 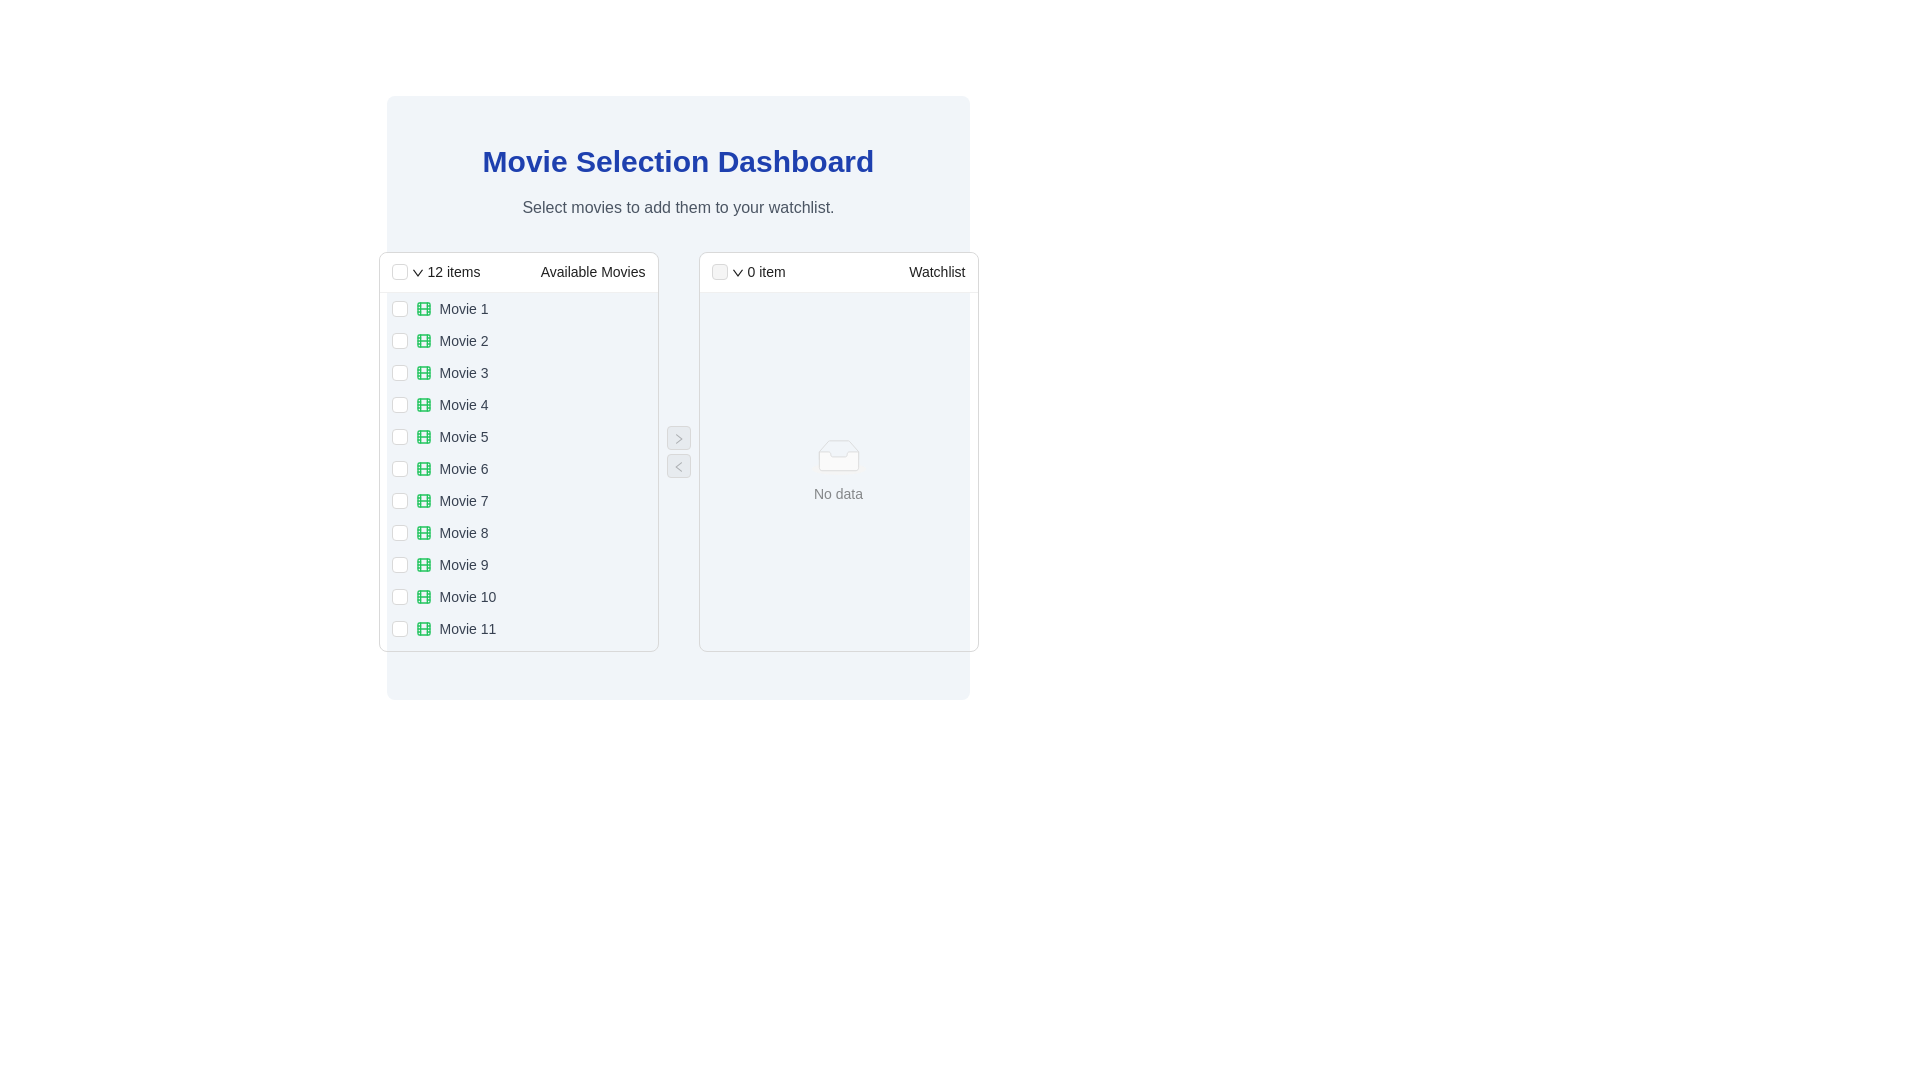 I want to click on the first green rectangle icon in the 'Available Movies' column located in the 'Movie Selection Dashboard', which precedes the title 'Movie 1', so click(x=422, y=308).